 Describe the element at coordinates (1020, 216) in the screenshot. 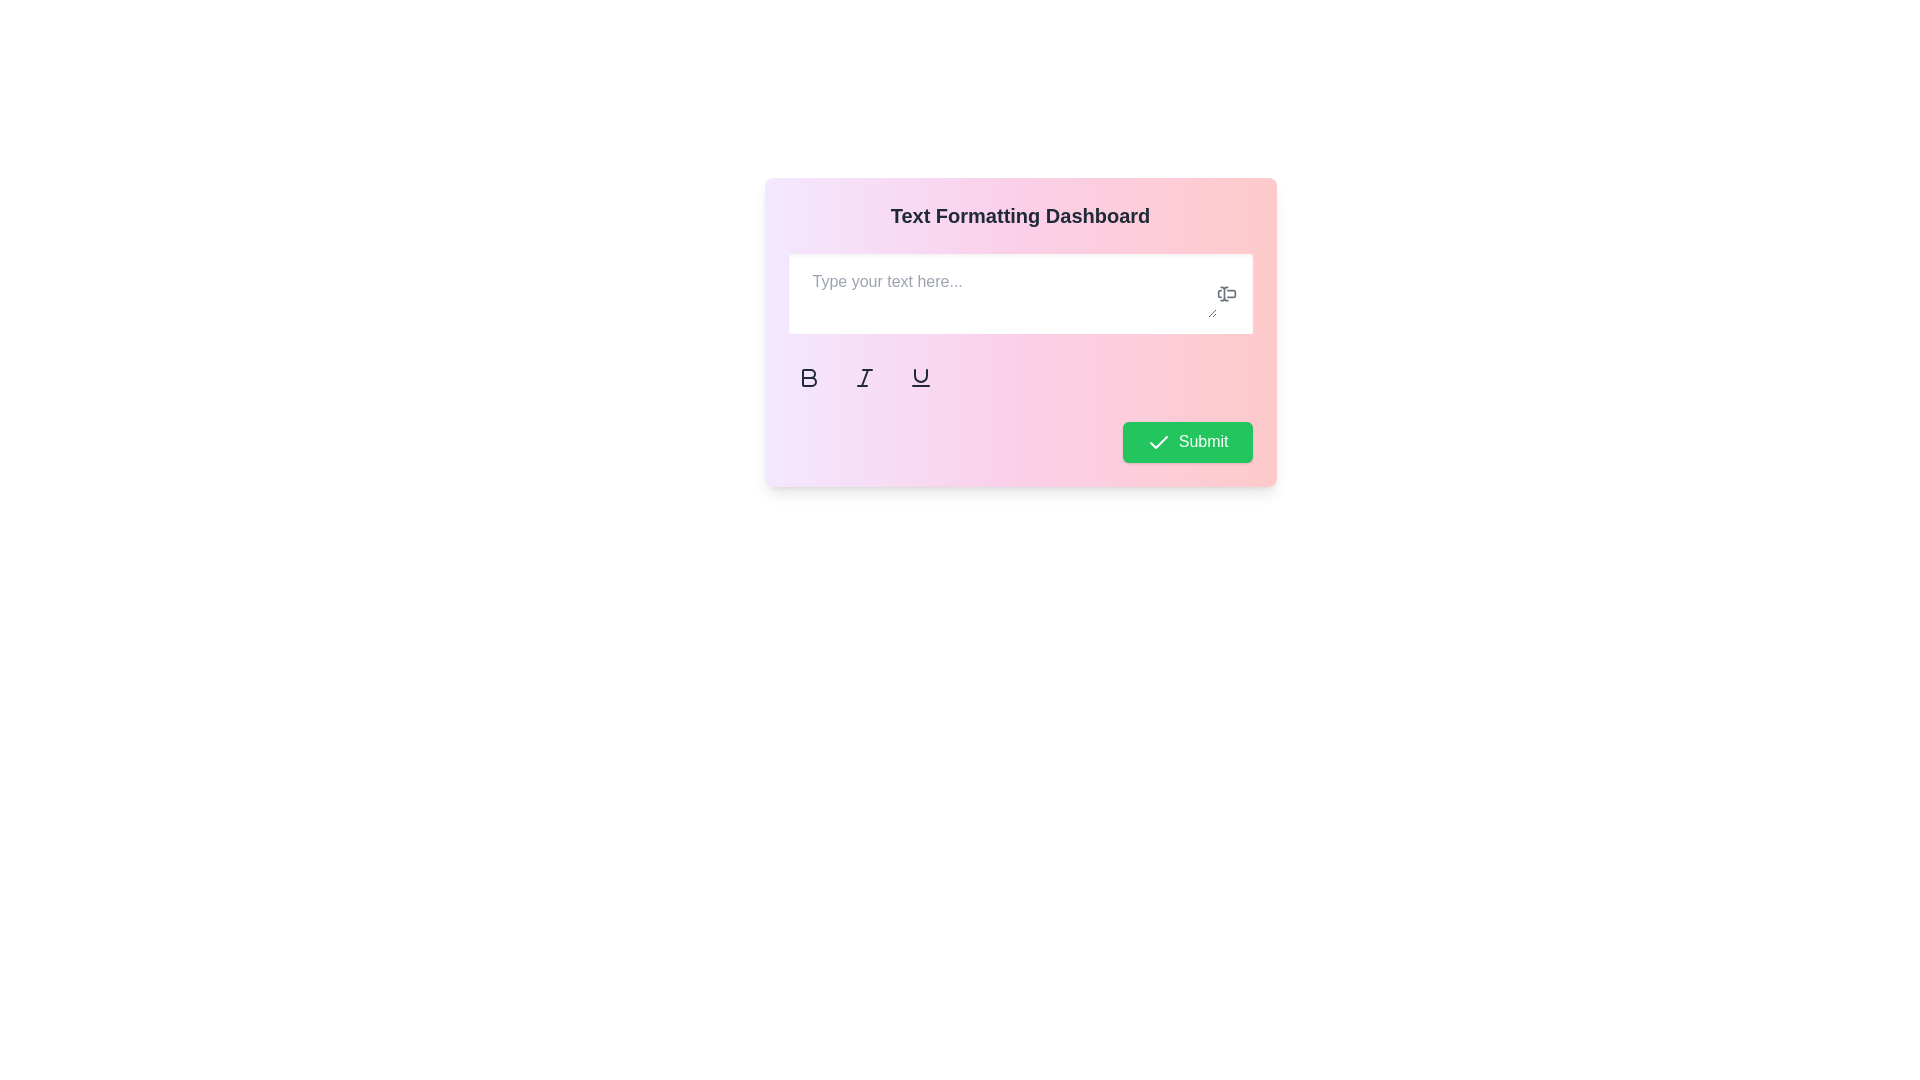

I see `the text header displaying 'Text Formatting Dashboard' which is prominently located at the top of the card interface` at that location.